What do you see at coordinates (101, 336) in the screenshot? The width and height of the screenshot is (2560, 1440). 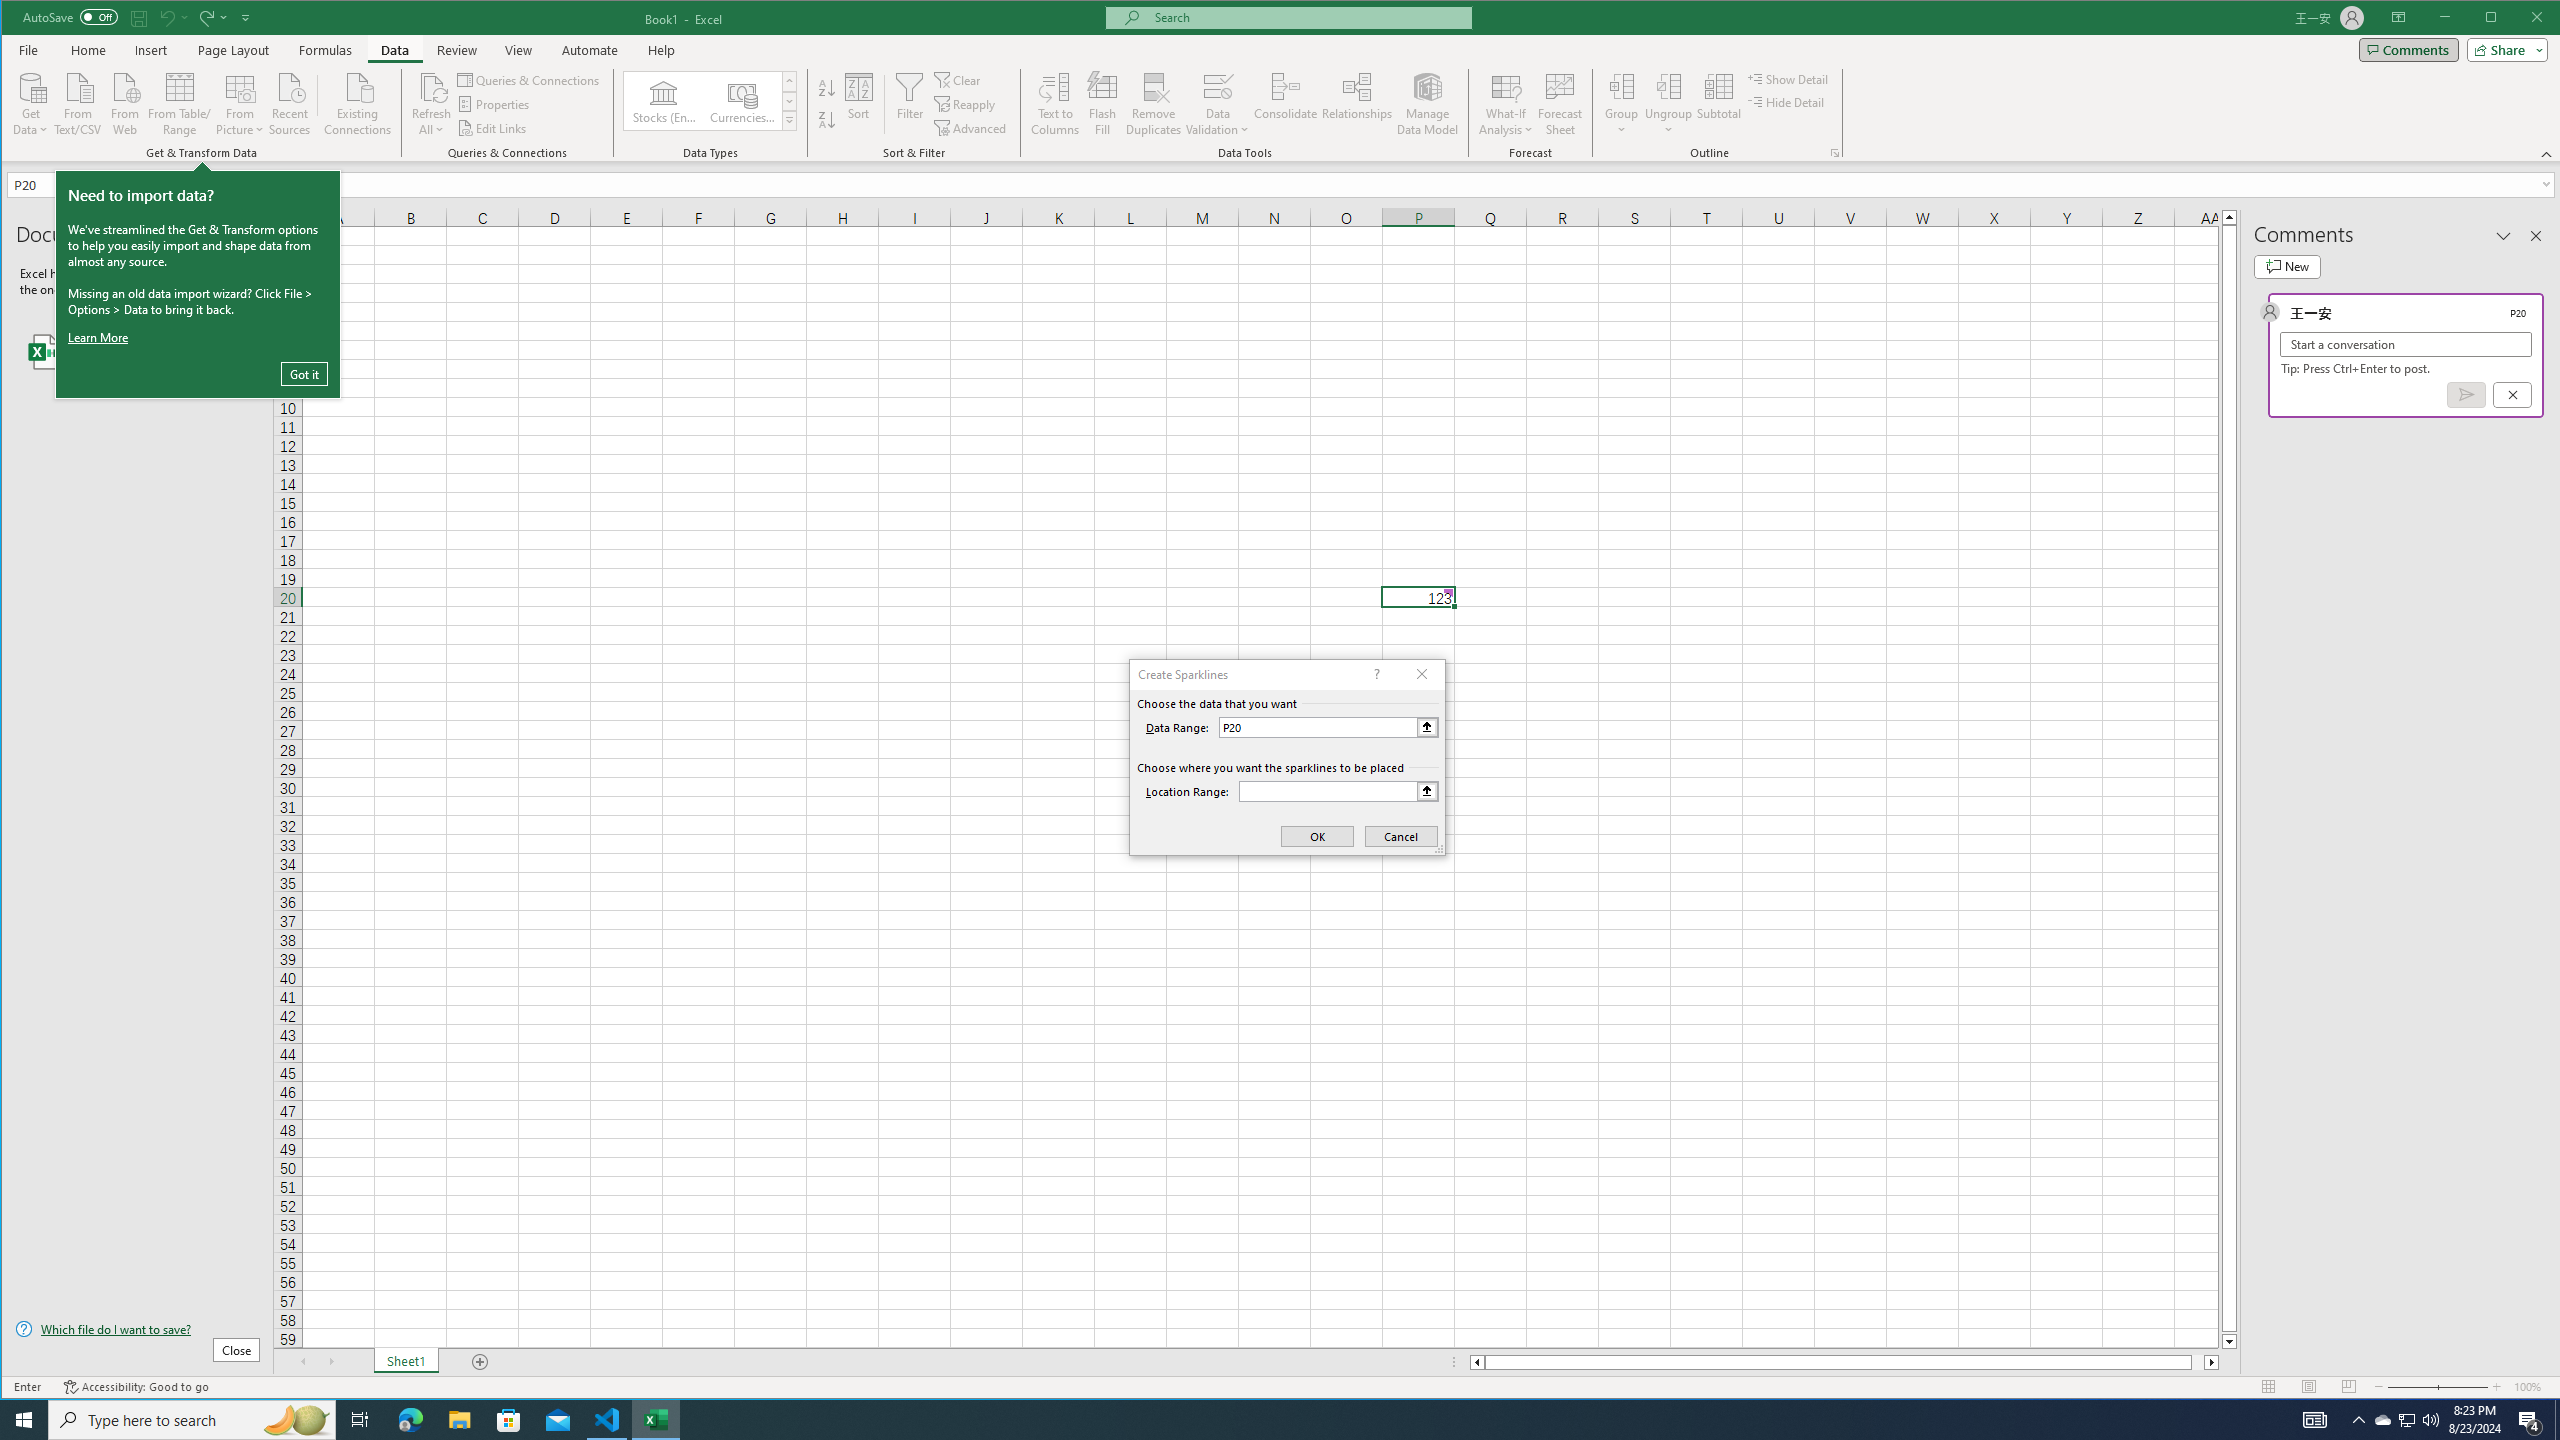 I see `'Learn More'` at bounding box center [101, 336].